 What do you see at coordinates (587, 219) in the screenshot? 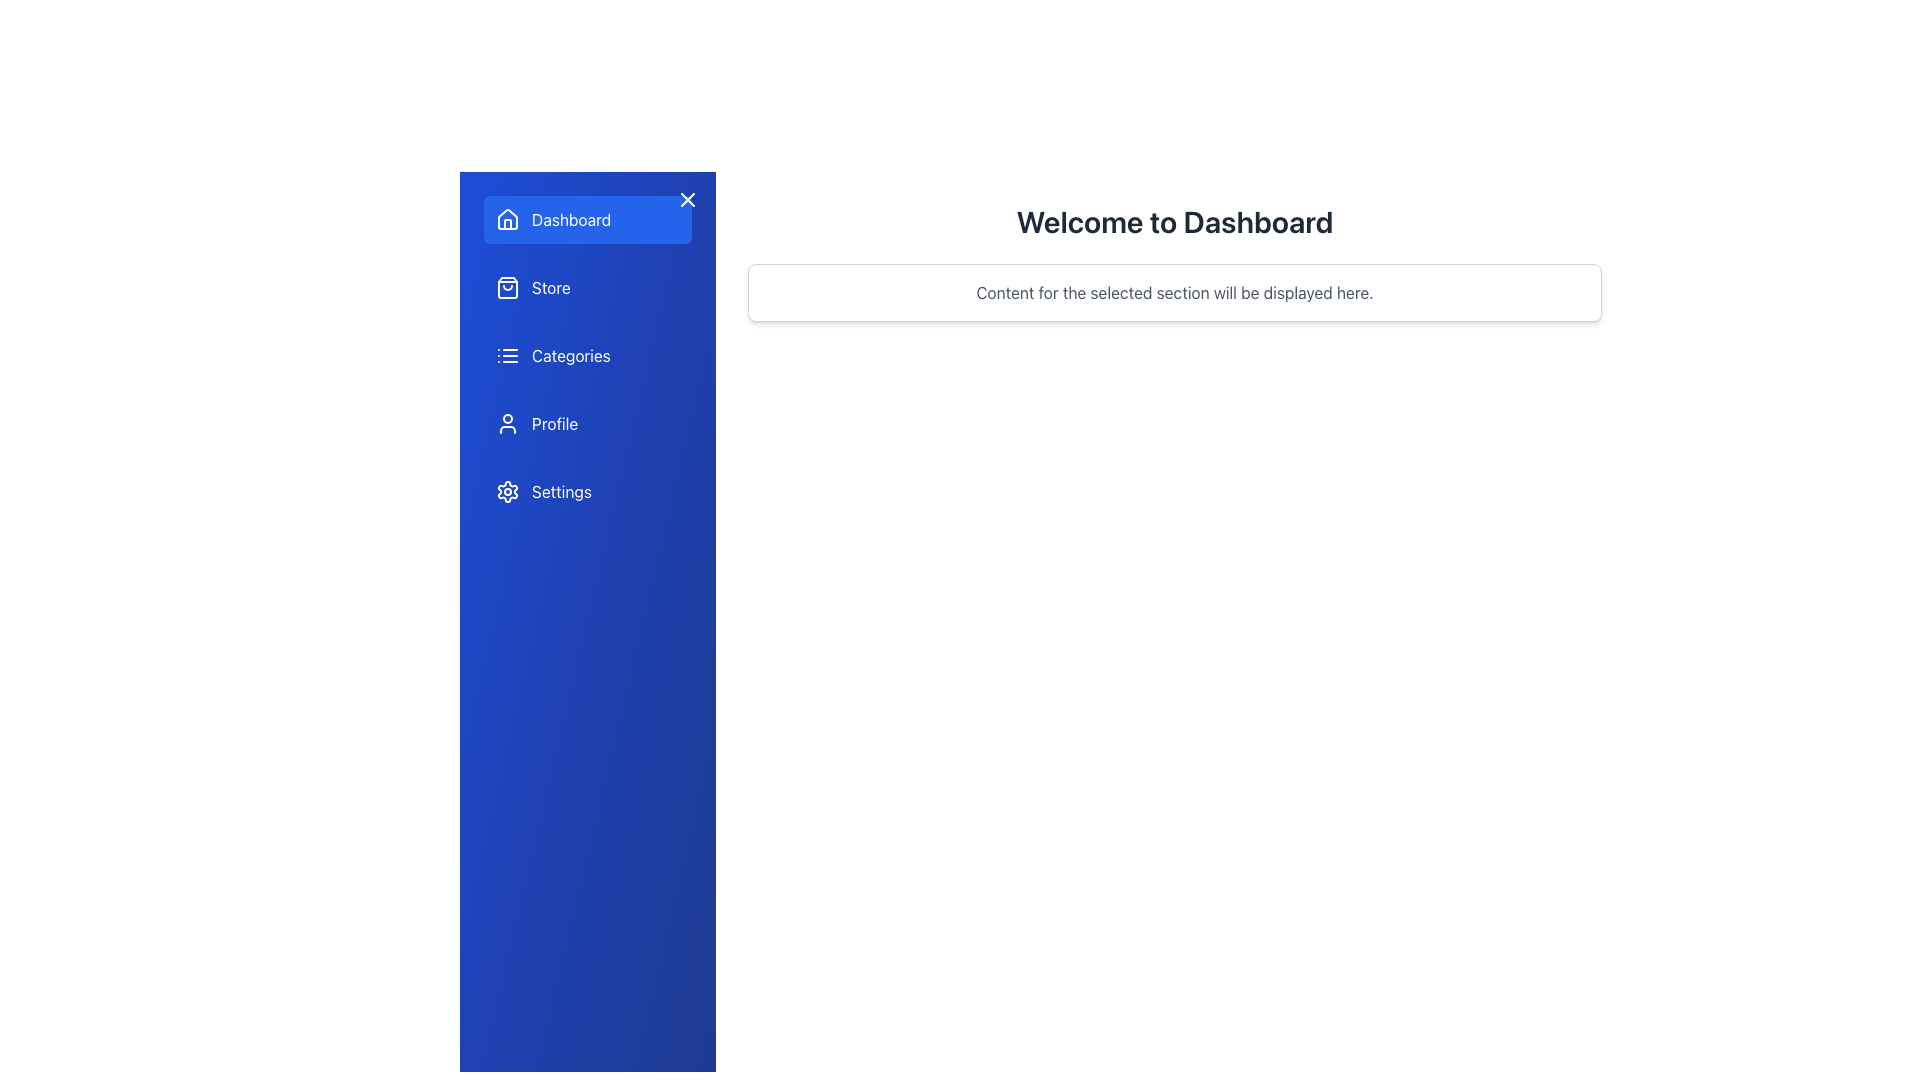
I see `the 'Dashboard' navigation menu item, which is the first item in the vertical menu with a blue background and a home icon to the left` at bounding box center [587, 219].